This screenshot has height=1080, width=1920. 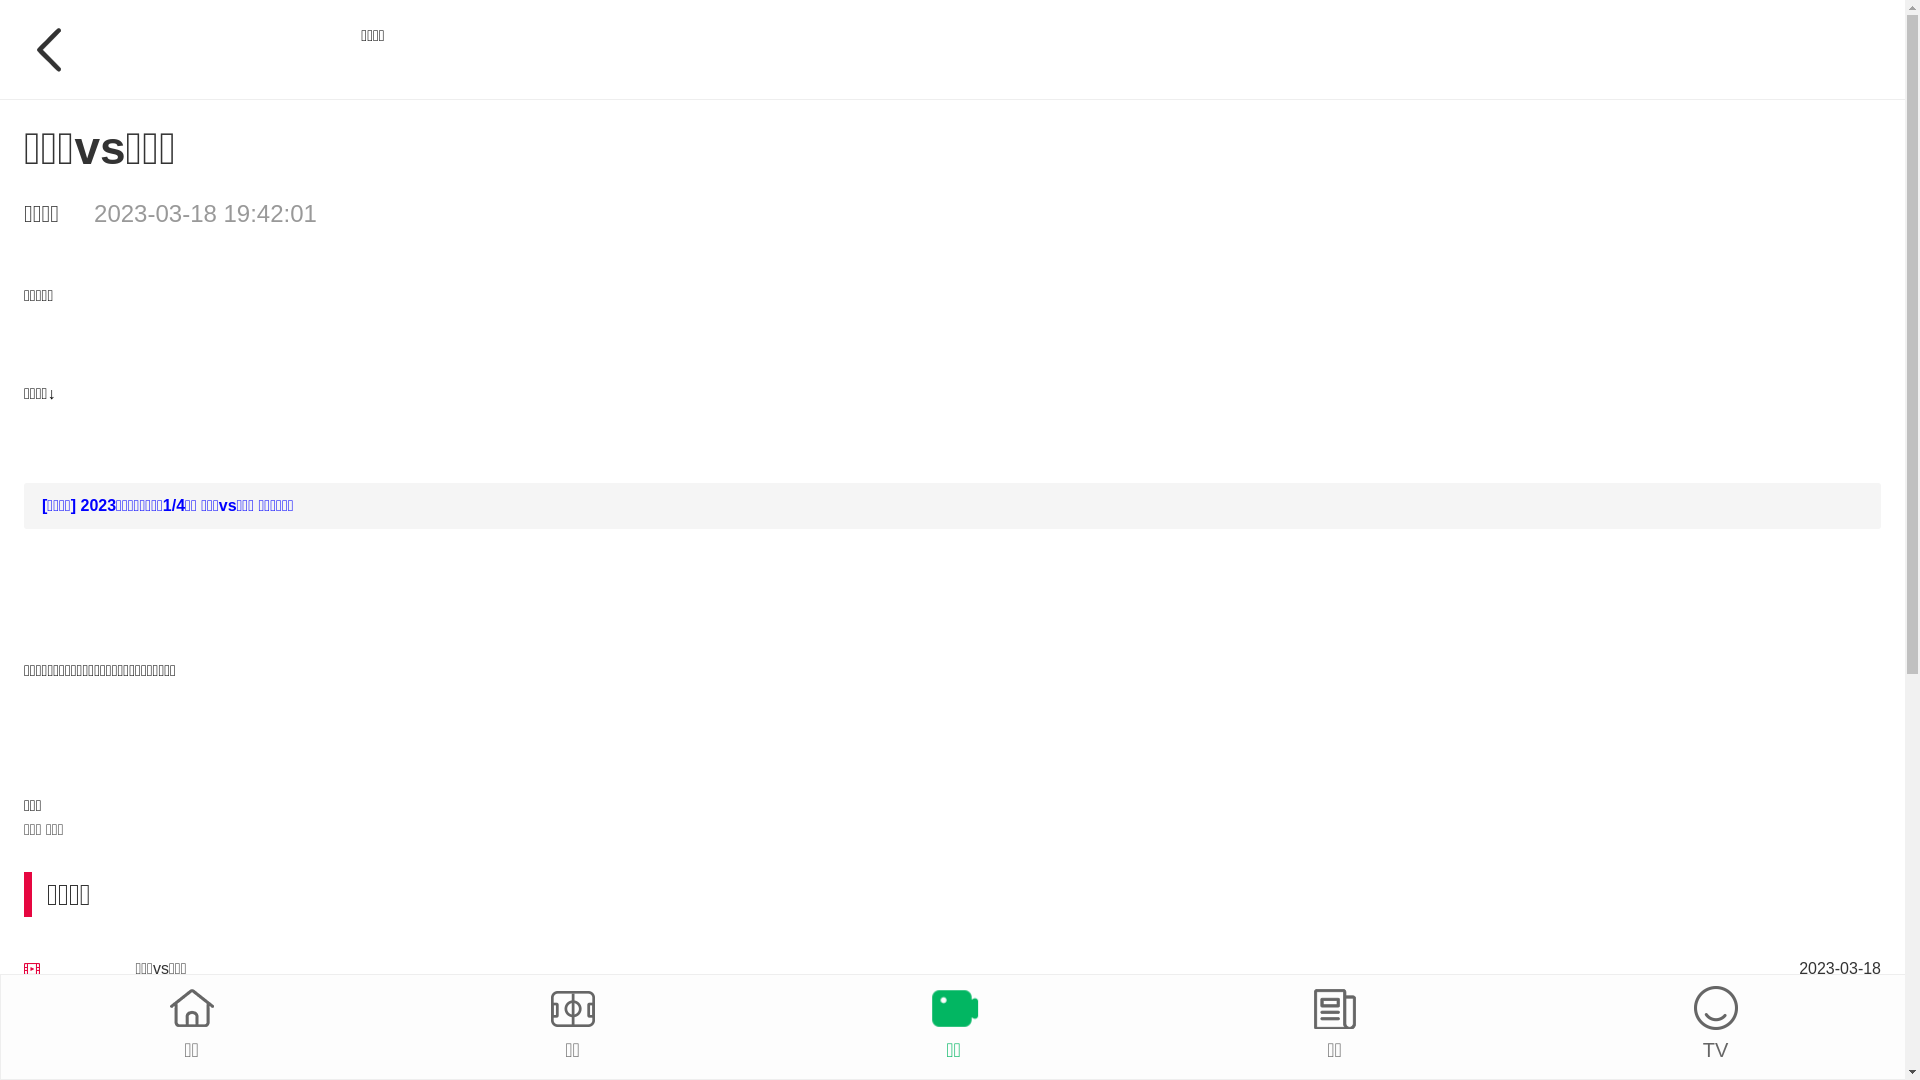 I want to click on 'TV', so click(x=1714, y=1025).